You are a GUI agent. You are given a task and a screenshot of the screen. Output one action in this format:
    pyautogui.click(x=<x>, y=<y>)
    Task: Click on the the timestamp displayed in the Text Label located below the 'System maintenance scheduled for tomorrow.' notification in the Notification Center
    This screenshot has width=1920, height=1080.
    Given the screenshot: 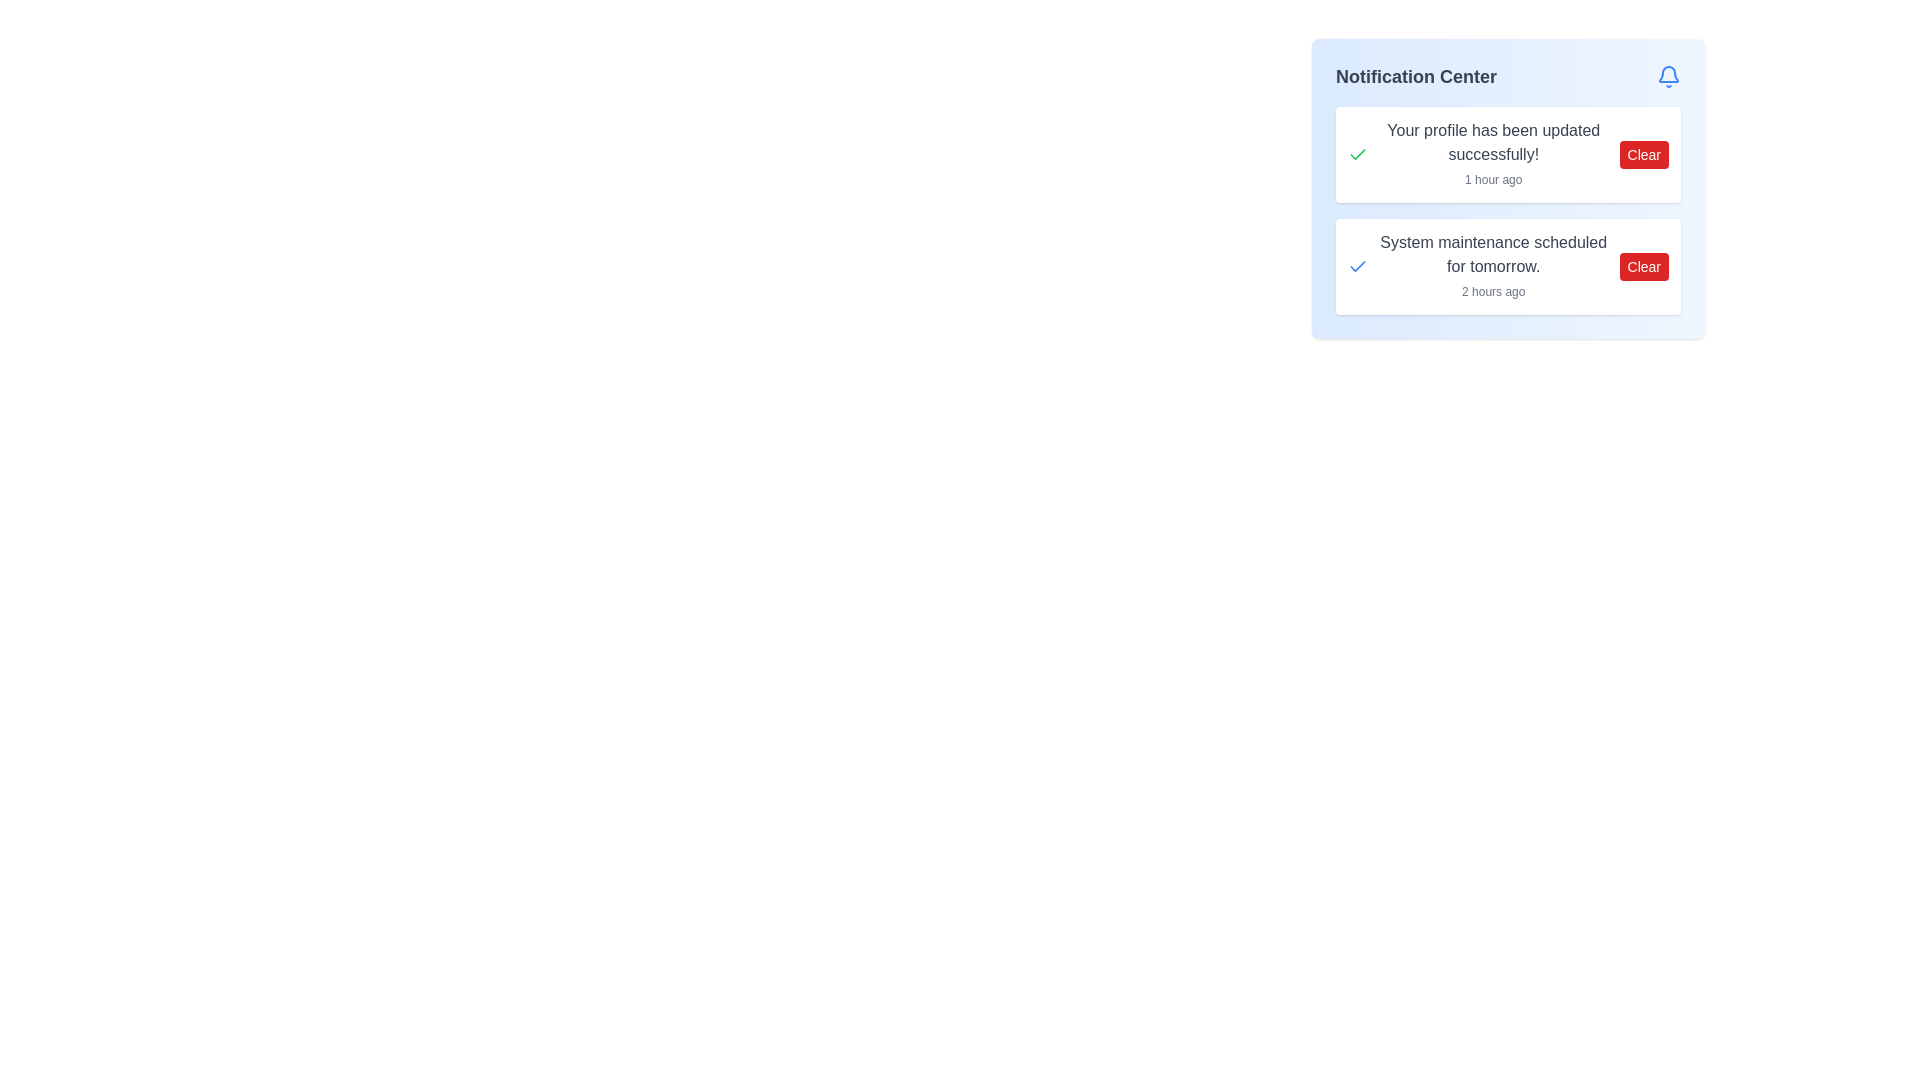 What is the action you would take?
    pyautogui.click(x=1493, y=292)
    